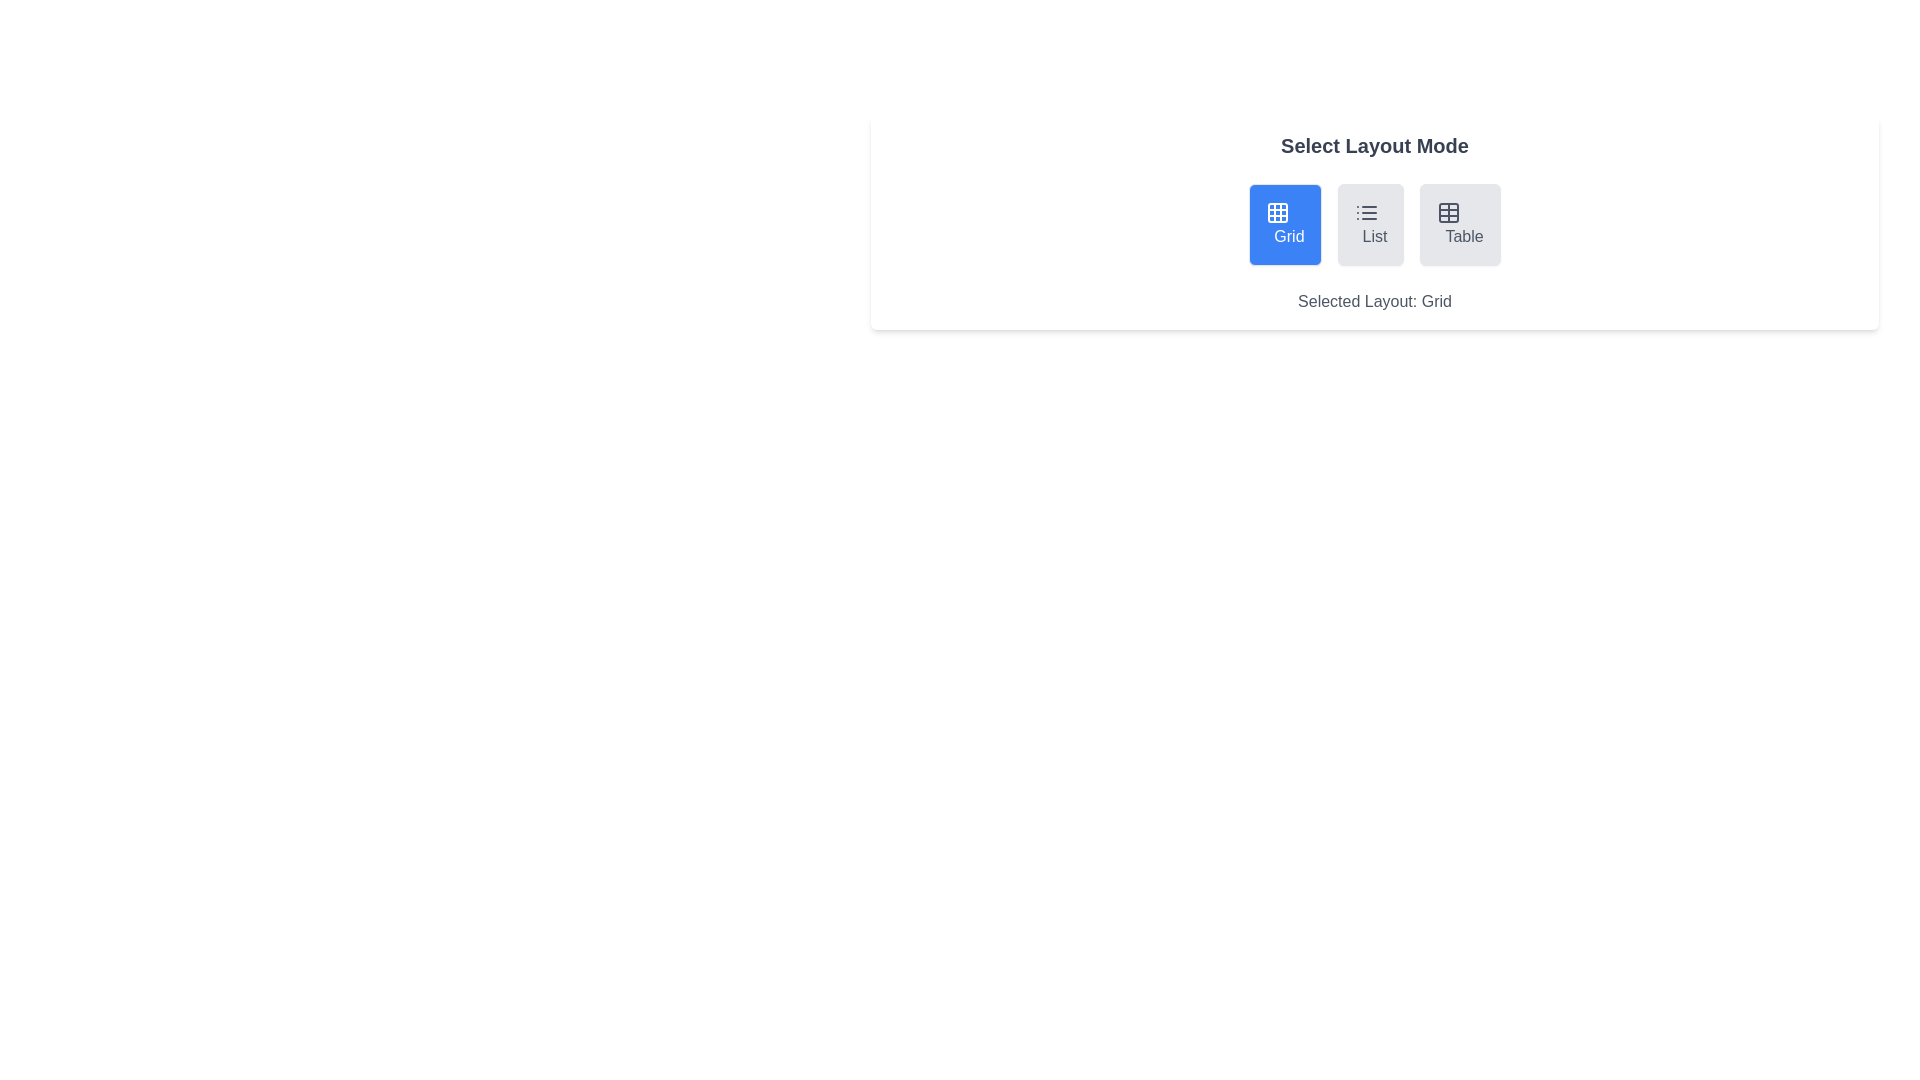  Describe the element at coordinates (1285, 224) in the screenshot. I see `the layout mode by clicking on the Grid button` at that location.